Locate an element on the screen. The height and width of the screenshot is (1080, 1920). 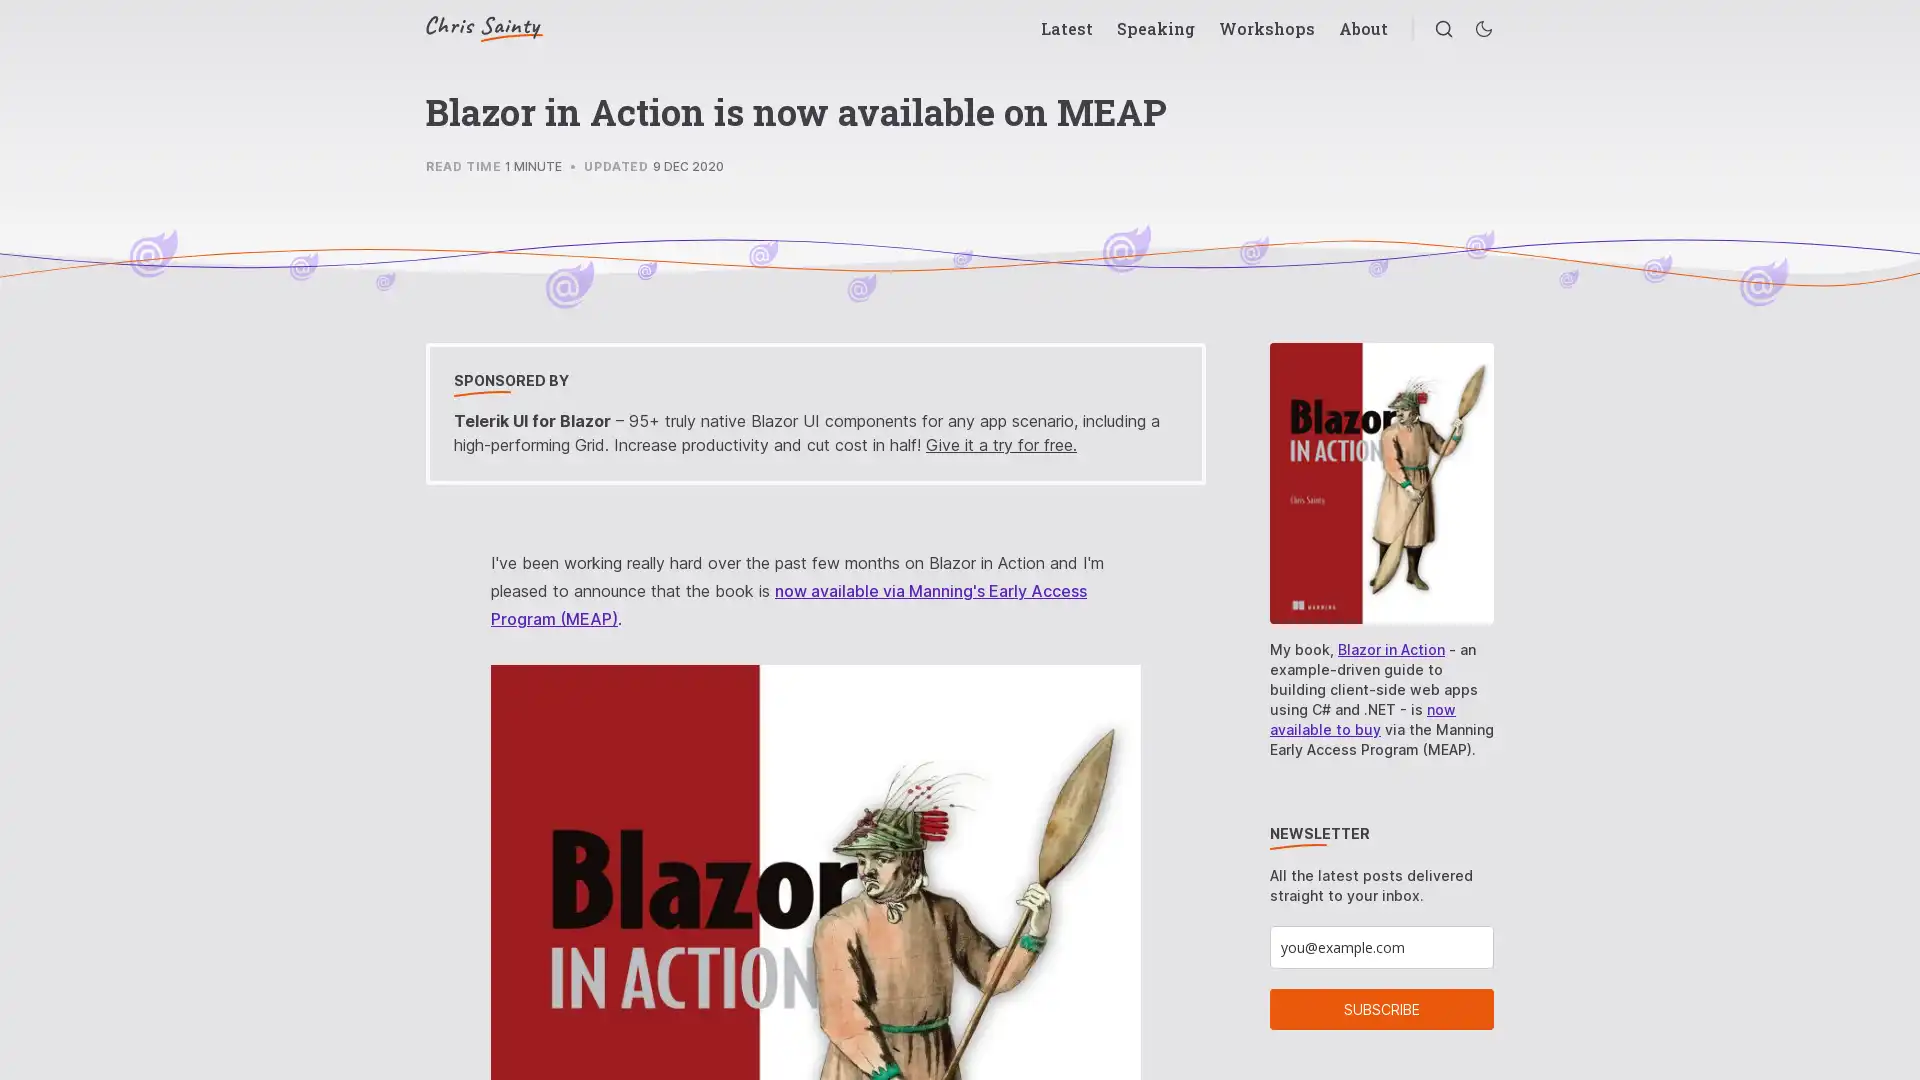
Enable dark mode is located at coordinates (1483, 29).